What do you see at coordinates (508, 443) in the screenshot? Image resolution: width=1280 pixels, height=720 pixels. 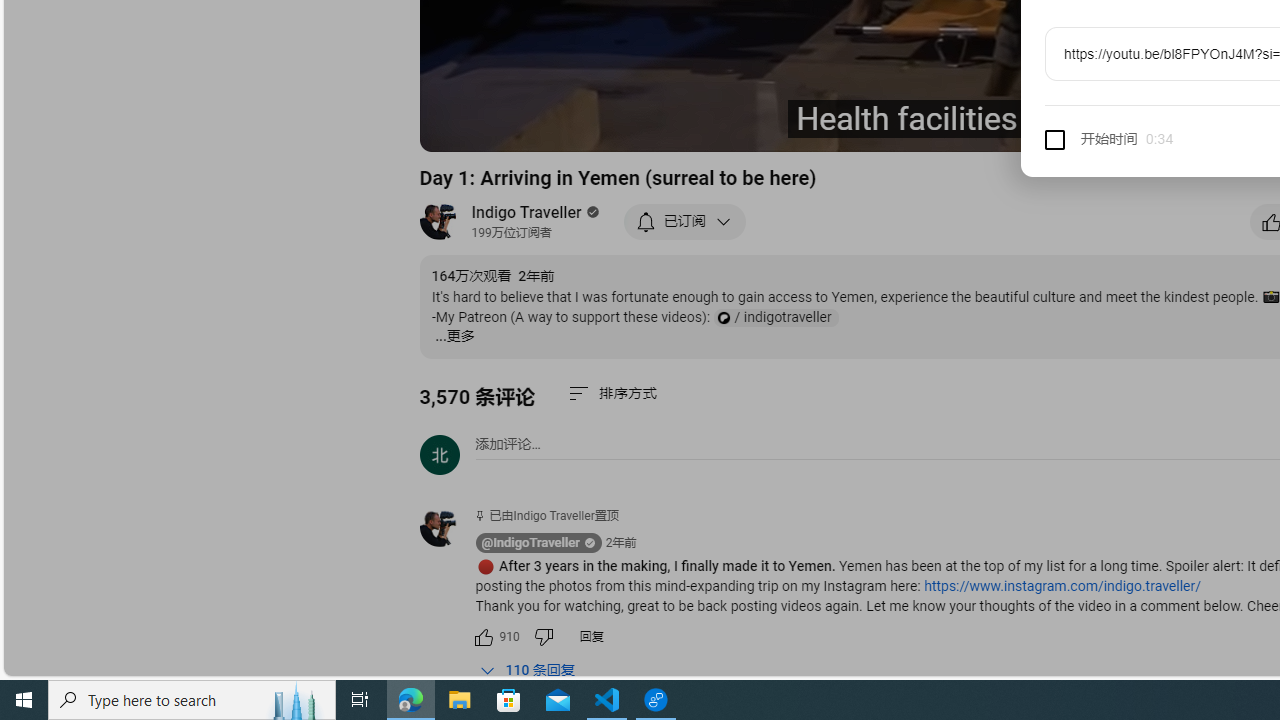 I see `'AutomationID: simplebox-placeholder'` at bounding box center [508, 443].